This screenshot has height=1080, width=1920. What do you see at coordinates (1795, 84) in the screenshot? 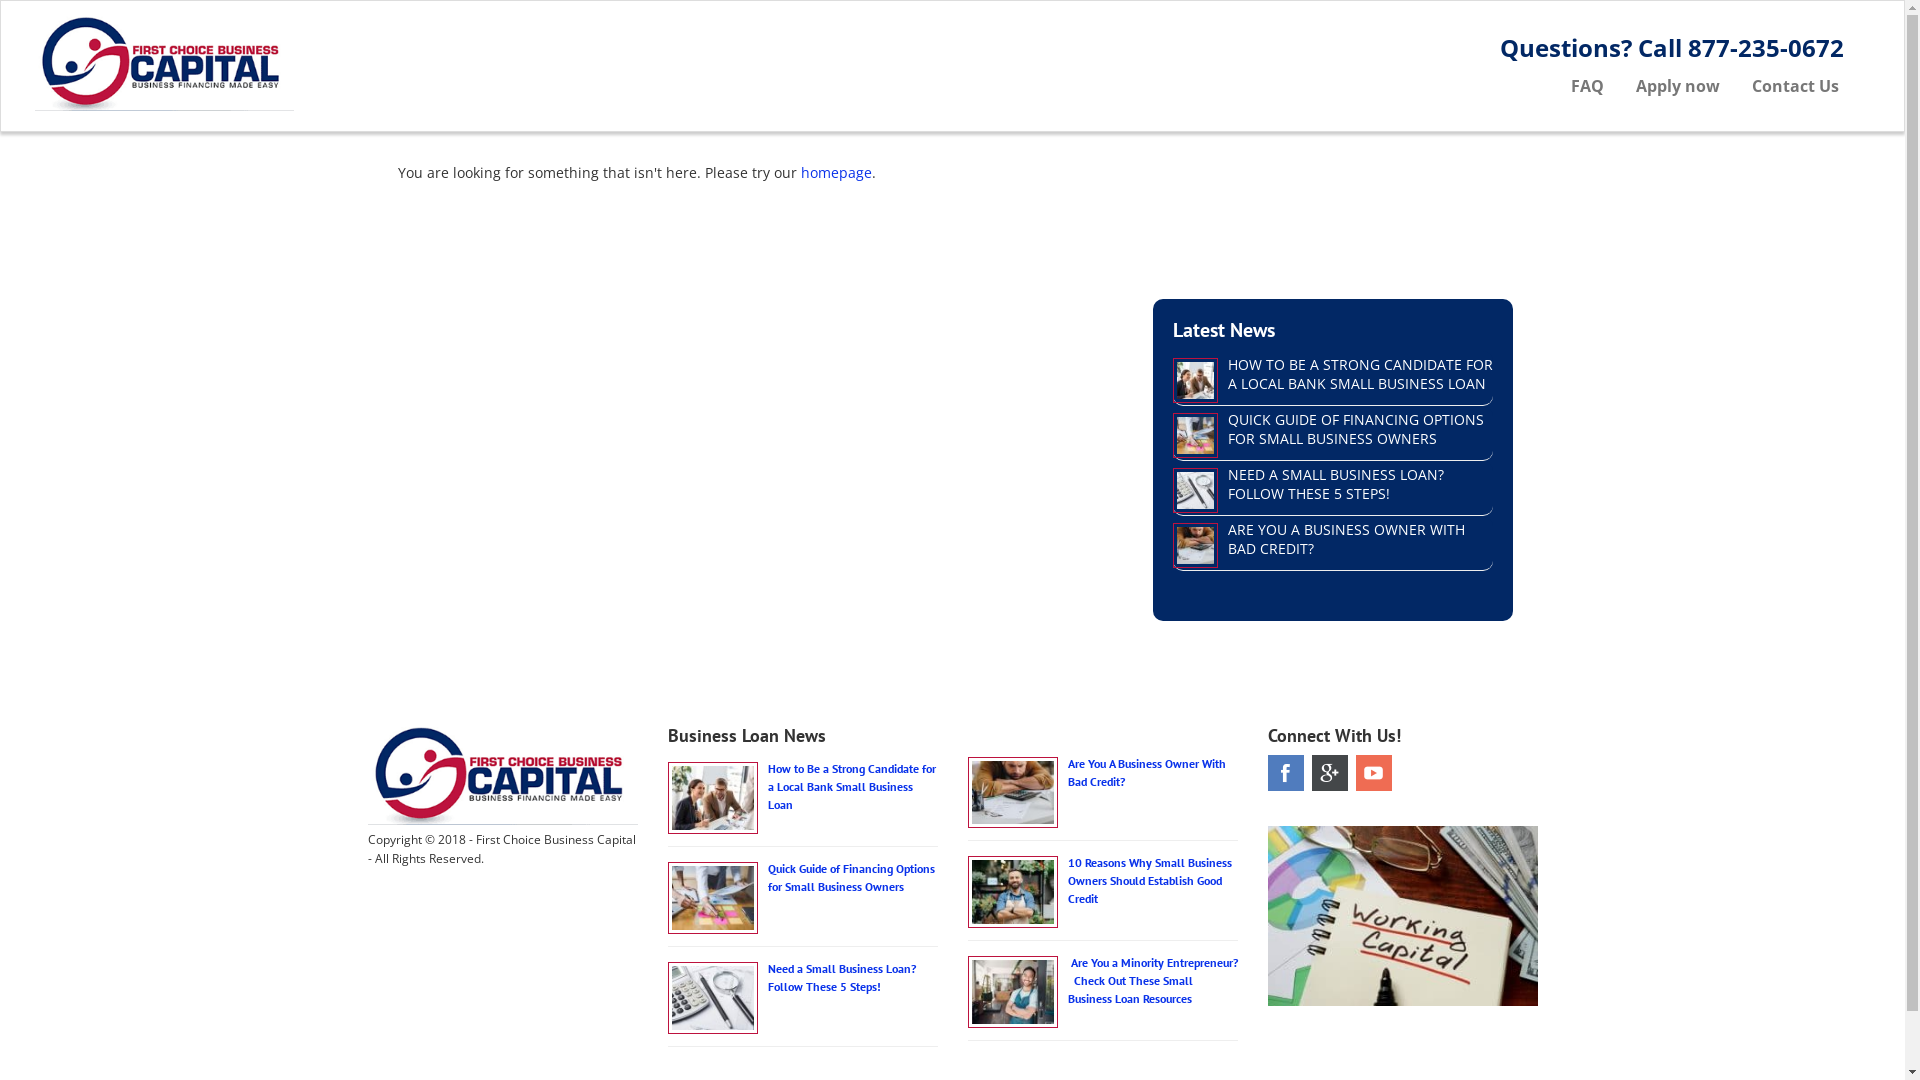
I see `'Contact Us'` at bounding box center [1795, 84].